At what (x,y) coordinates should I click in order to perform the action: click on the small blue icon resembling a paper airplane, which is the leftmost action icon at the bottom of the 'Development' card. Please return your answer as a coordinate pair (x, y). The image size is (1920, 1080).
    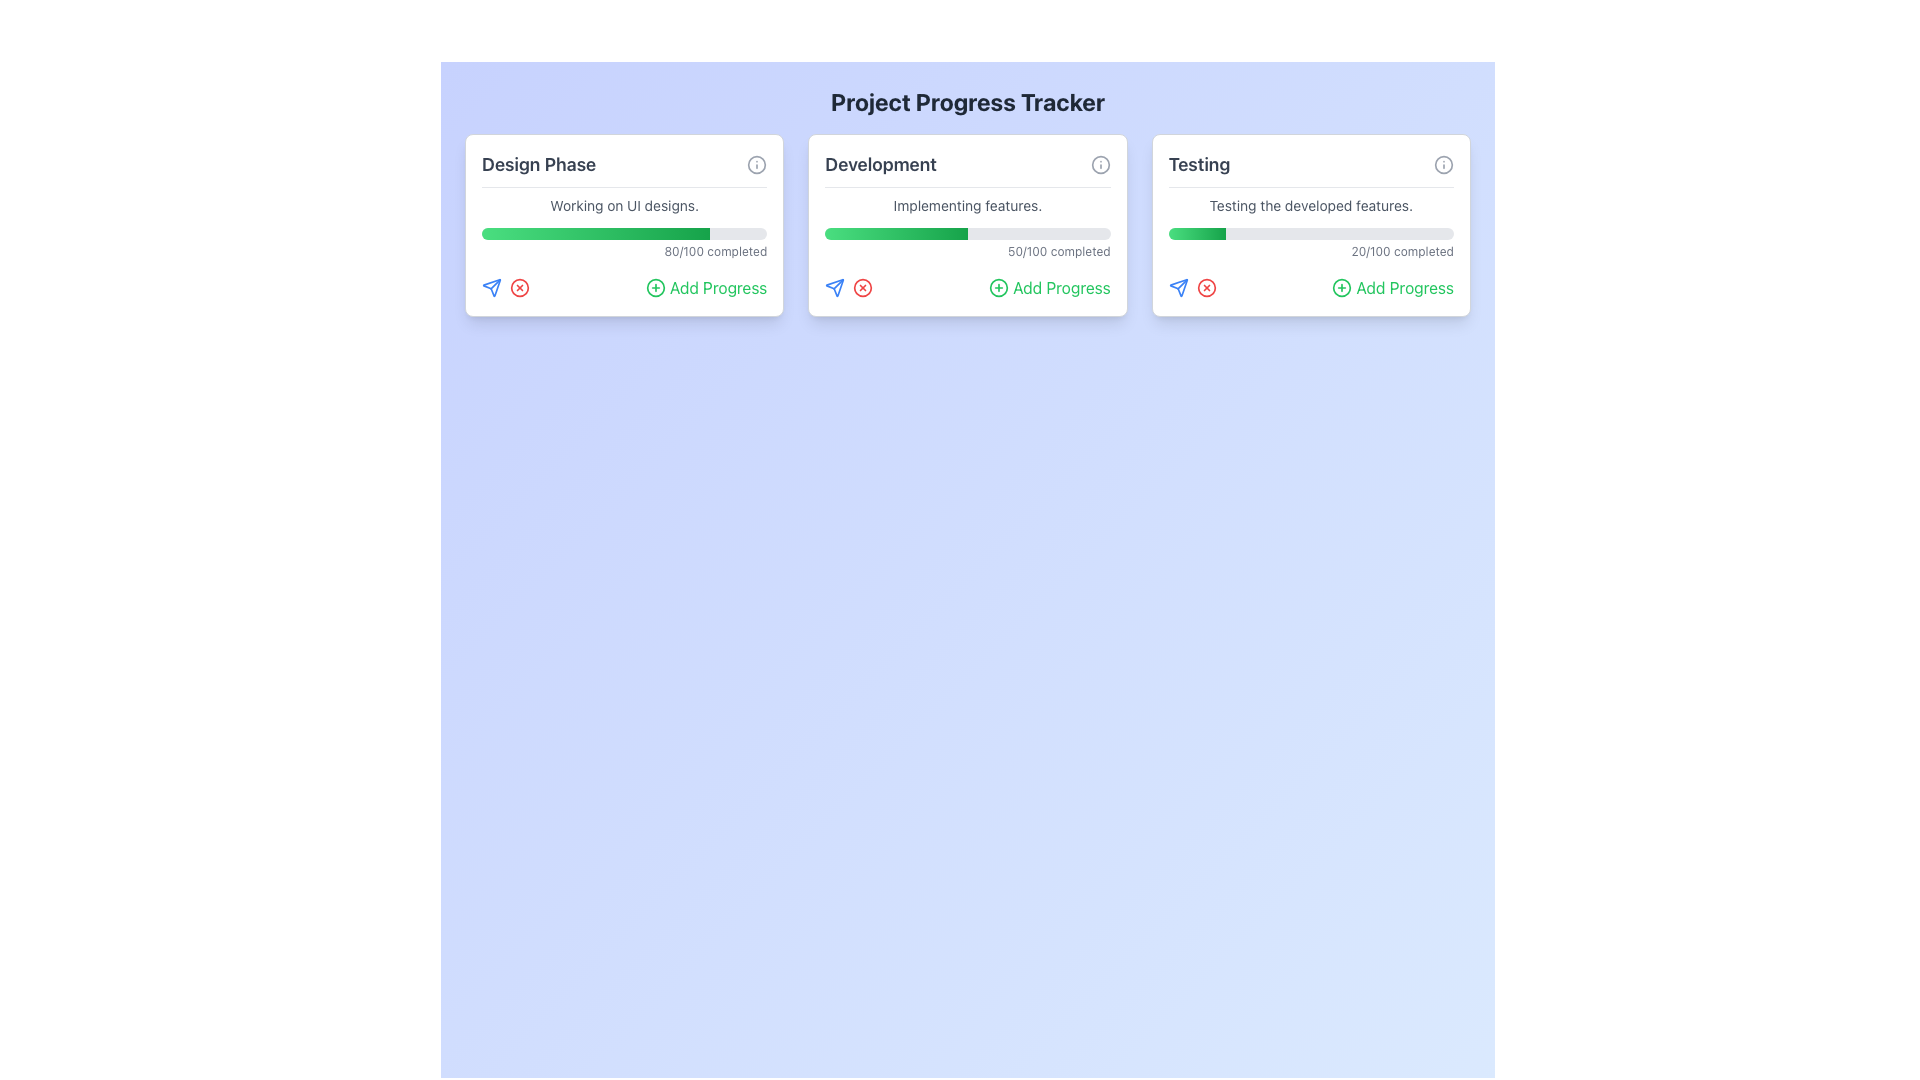
    Looking at the image, I should click on (491, 288).